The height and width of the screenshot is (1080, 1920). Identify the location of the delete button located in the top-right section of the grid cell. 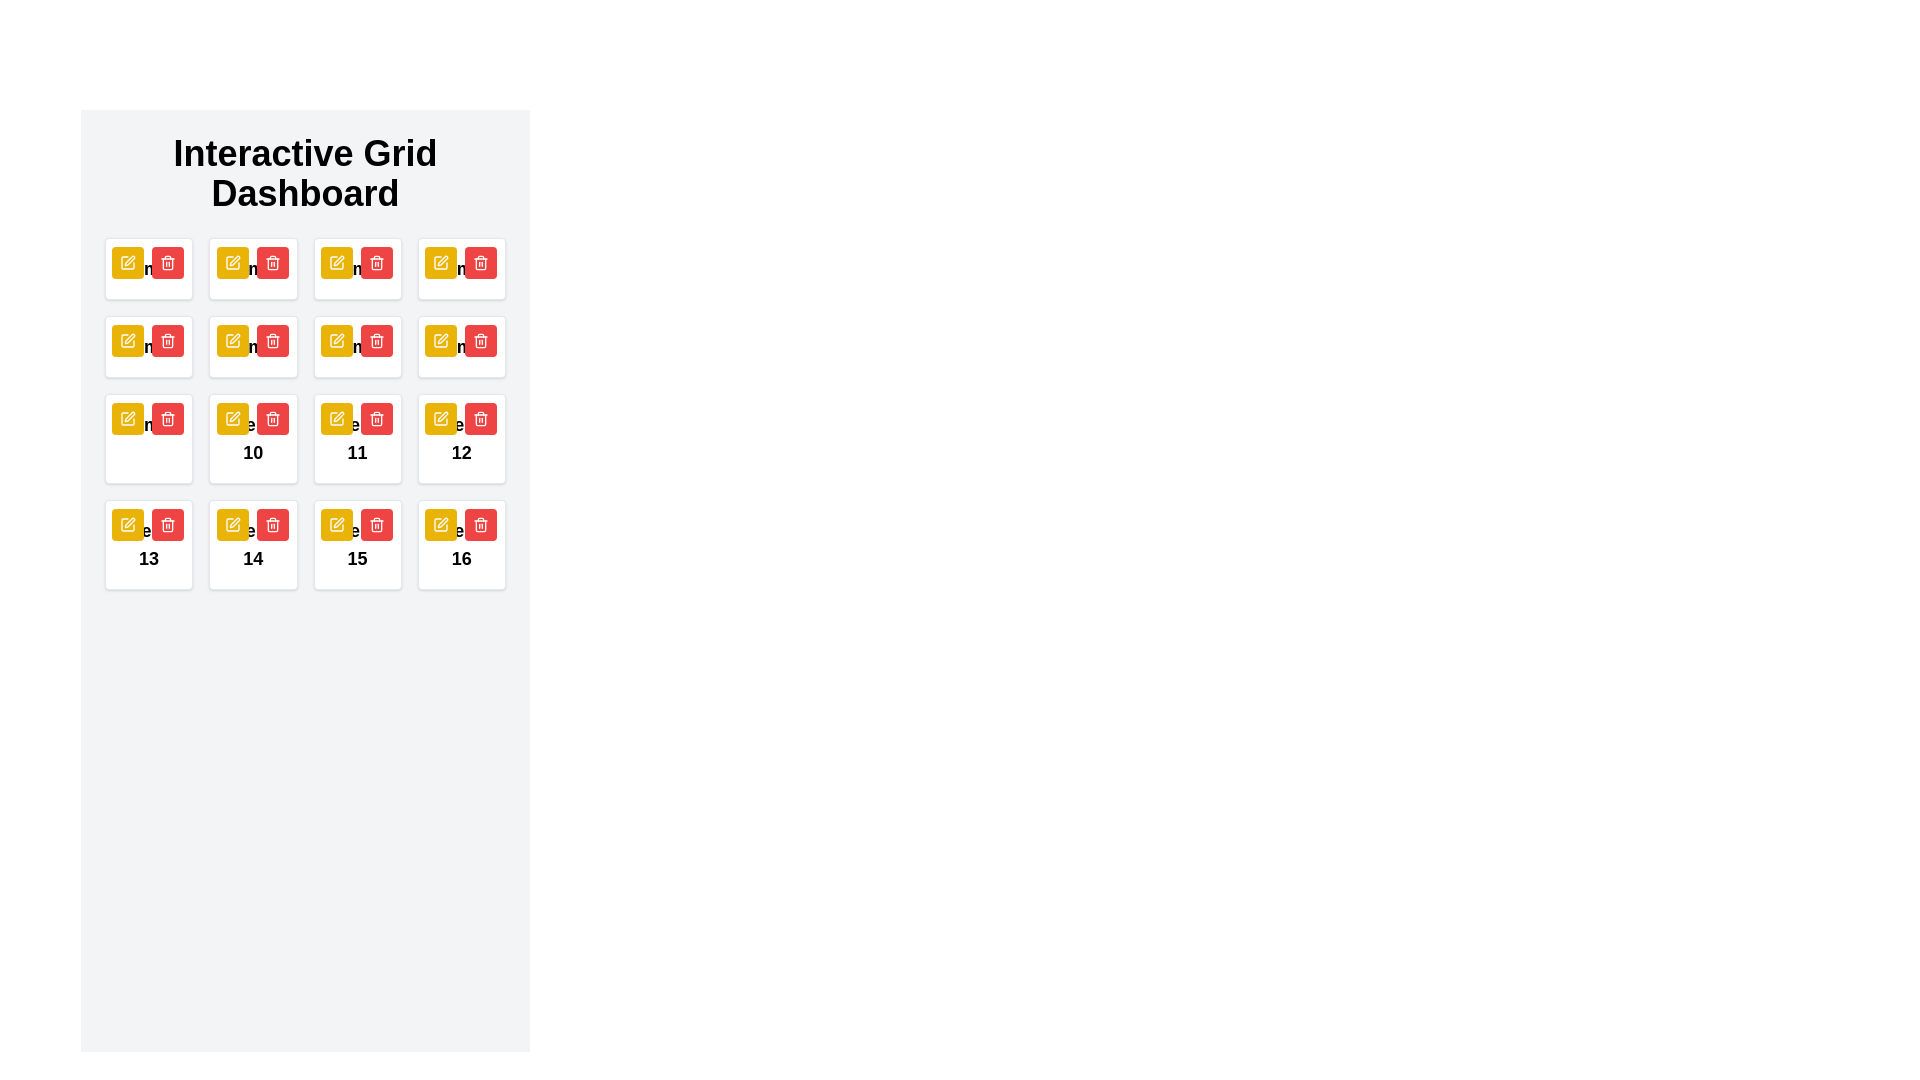
(168, 261).